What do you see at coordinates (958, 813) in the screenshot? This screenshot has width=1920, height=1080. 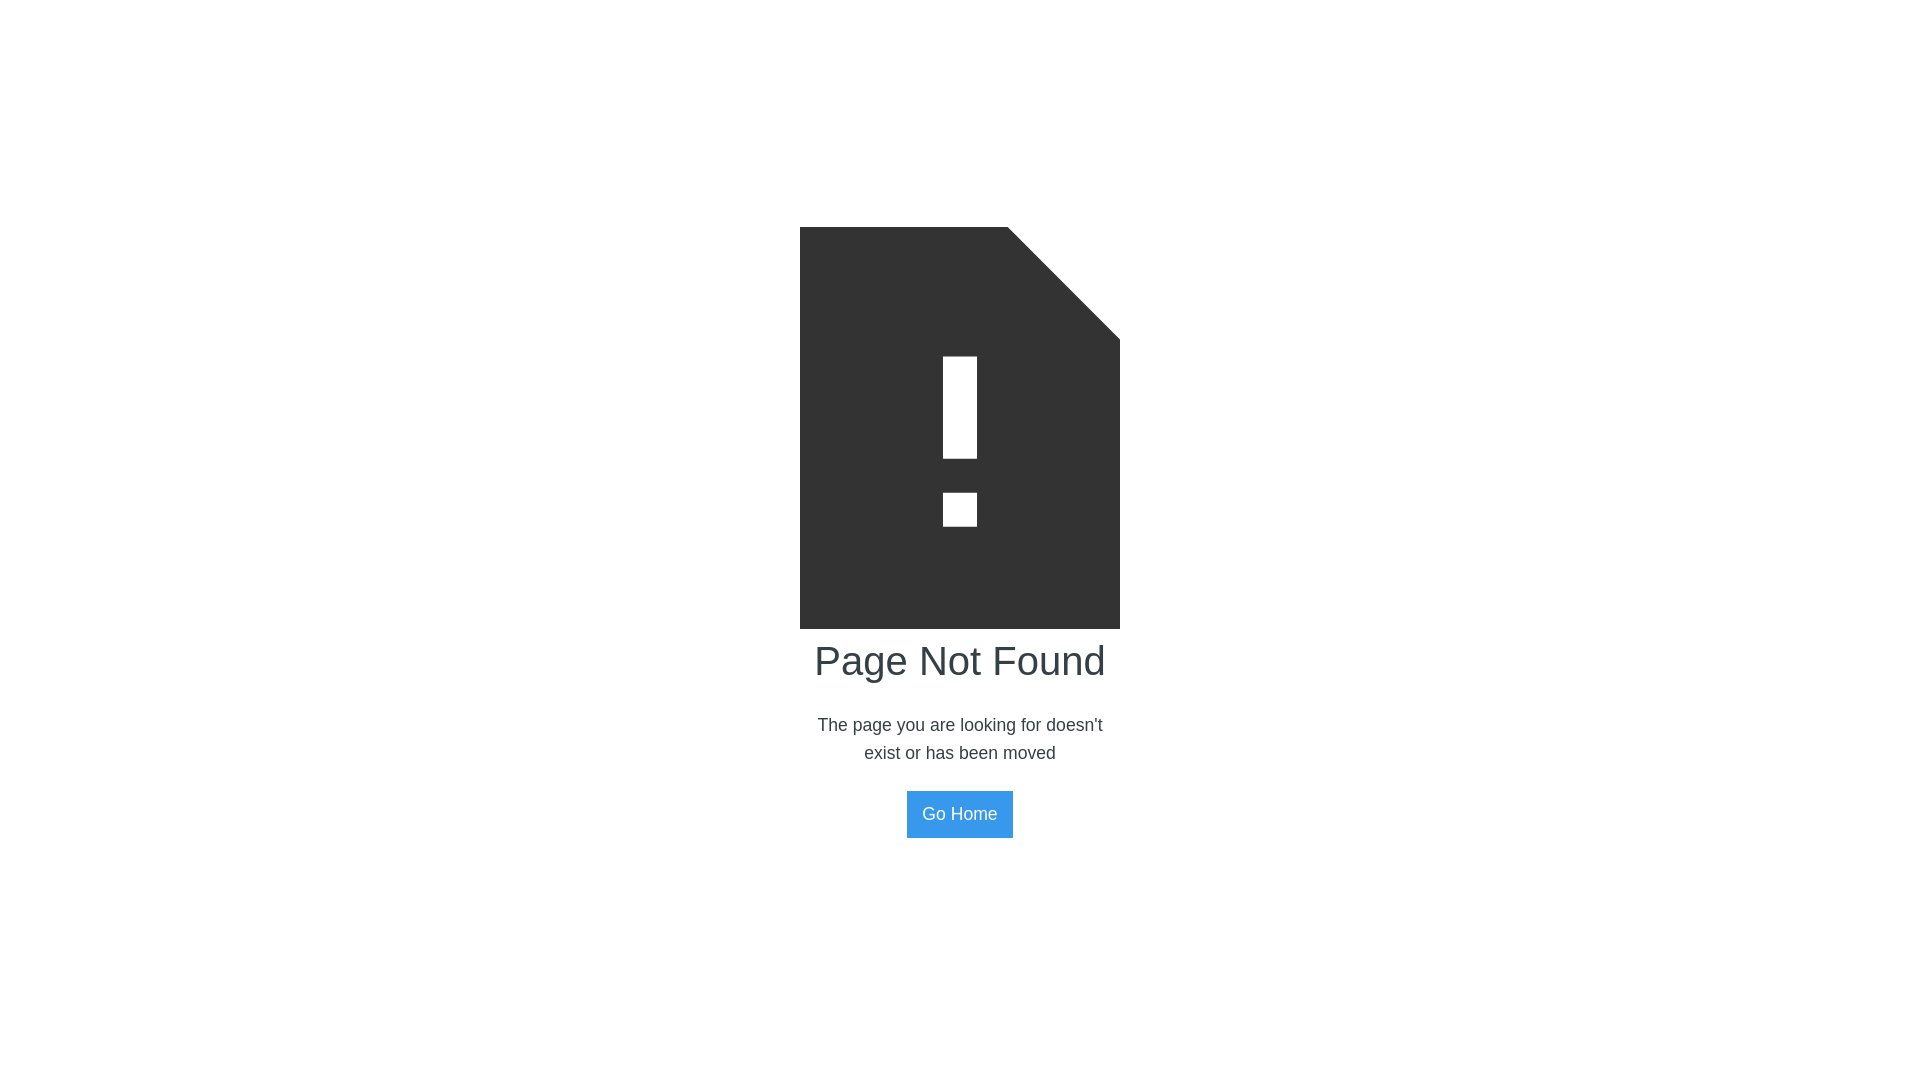 I see `'Go Home'` at bounding box center [958, 813].